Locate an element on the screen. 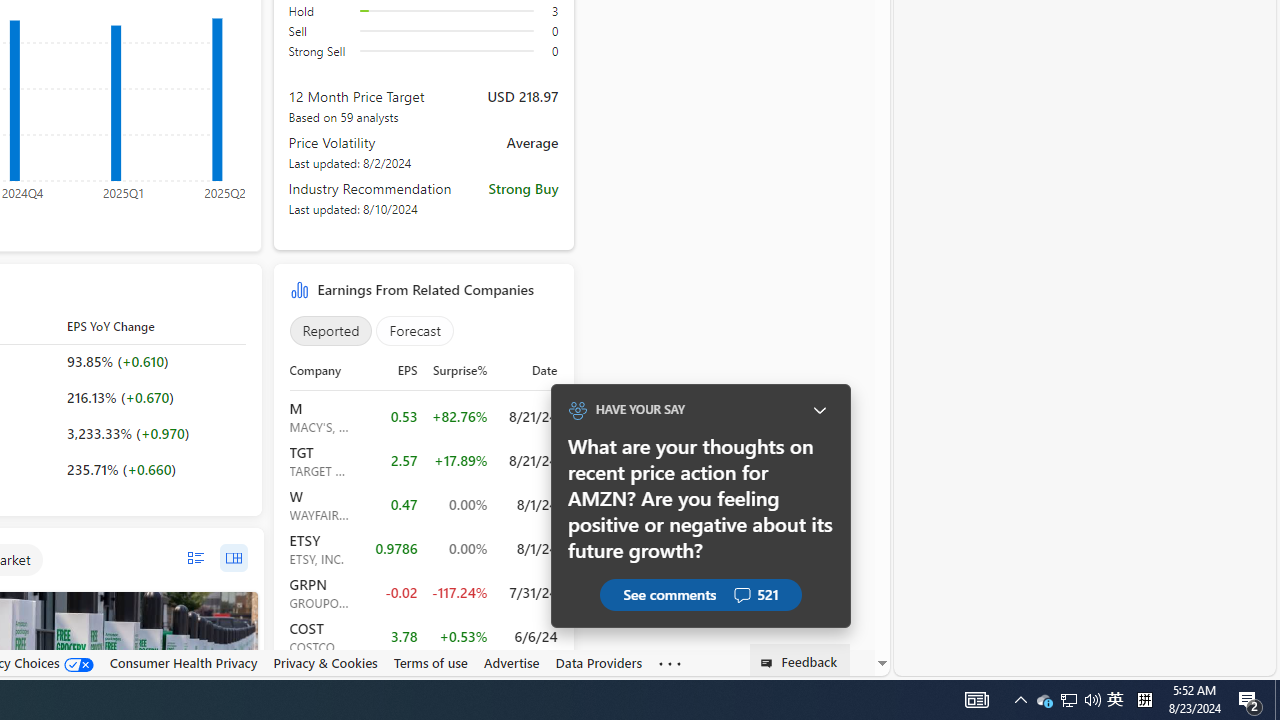 This screenshot has width=1280, height=720. 'Data Providers' is located at coordinates (598, 662).